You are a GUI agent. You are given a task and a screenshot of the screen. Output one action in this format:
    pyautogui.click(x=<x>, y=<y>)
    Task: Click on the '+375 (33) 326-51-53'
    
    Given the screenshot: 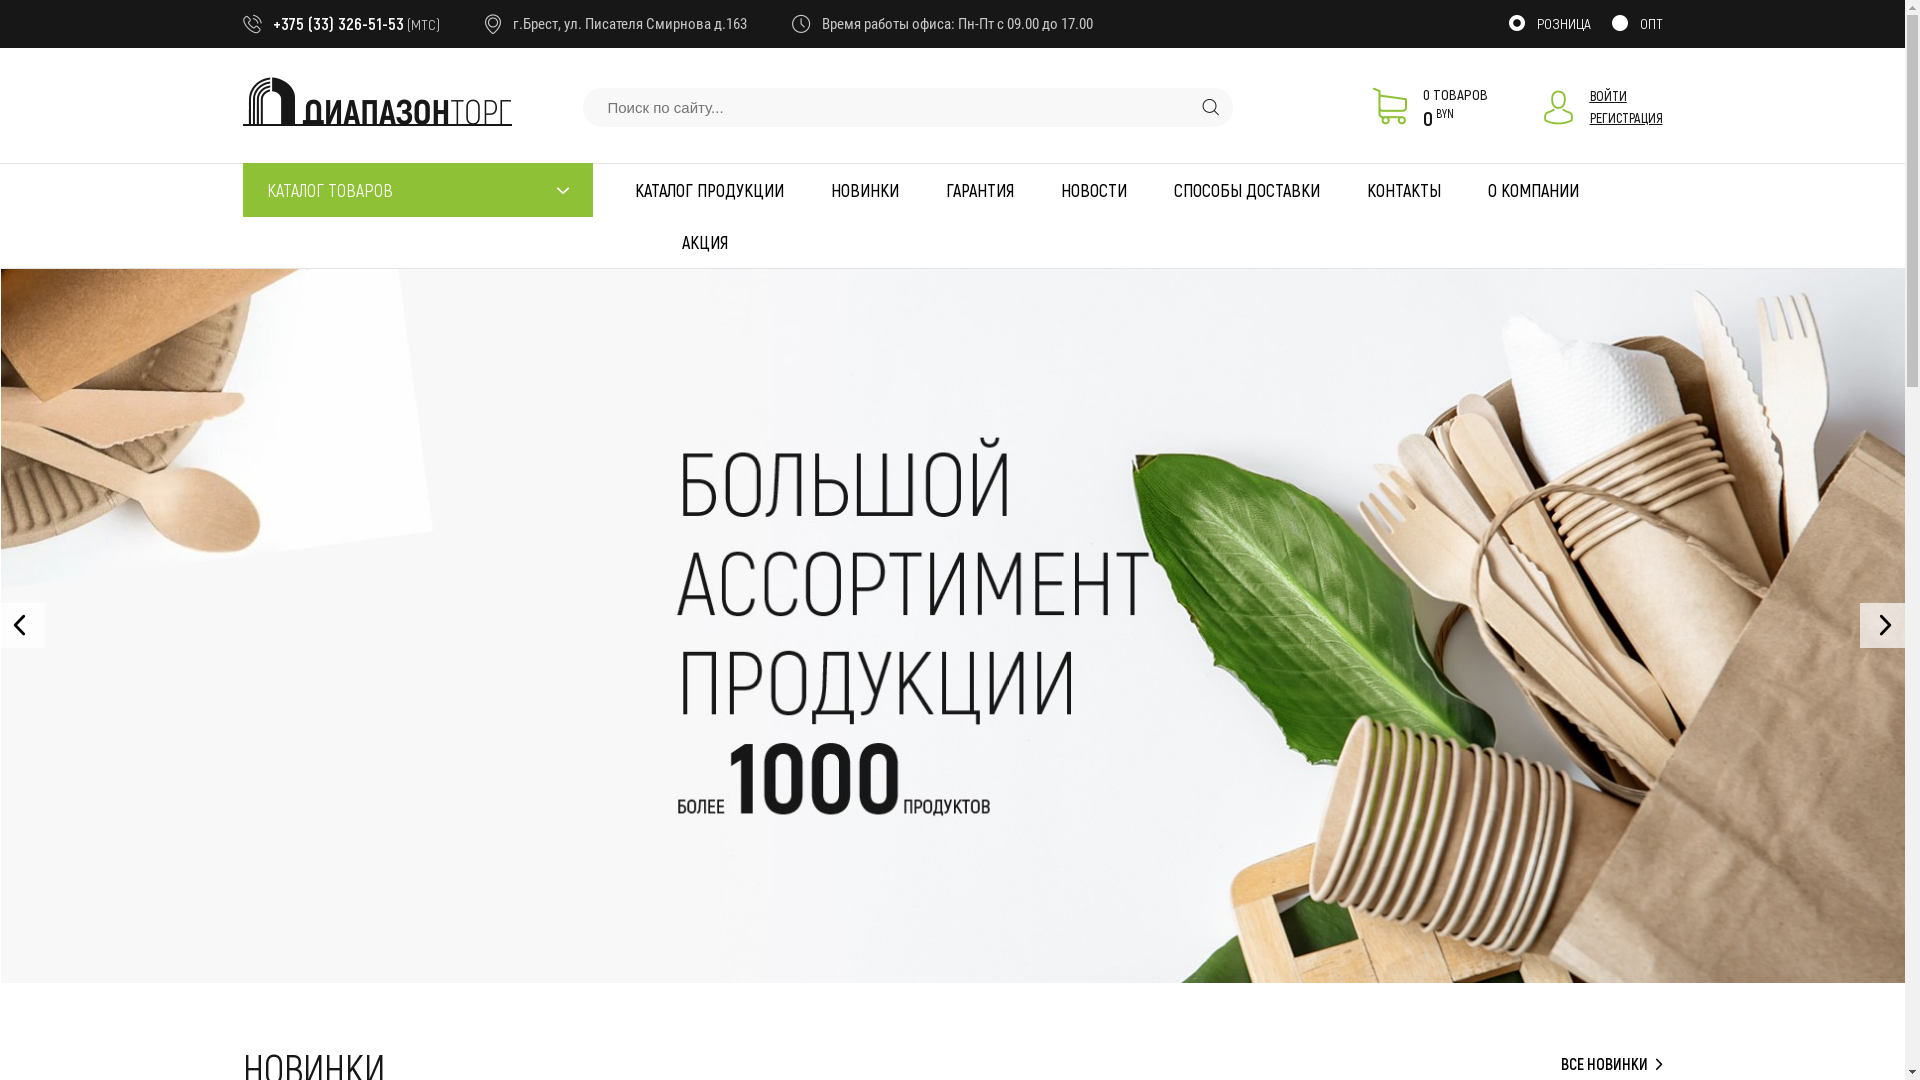 What is the action you would take?
    pyautogui.click(x=271, y=23)
    